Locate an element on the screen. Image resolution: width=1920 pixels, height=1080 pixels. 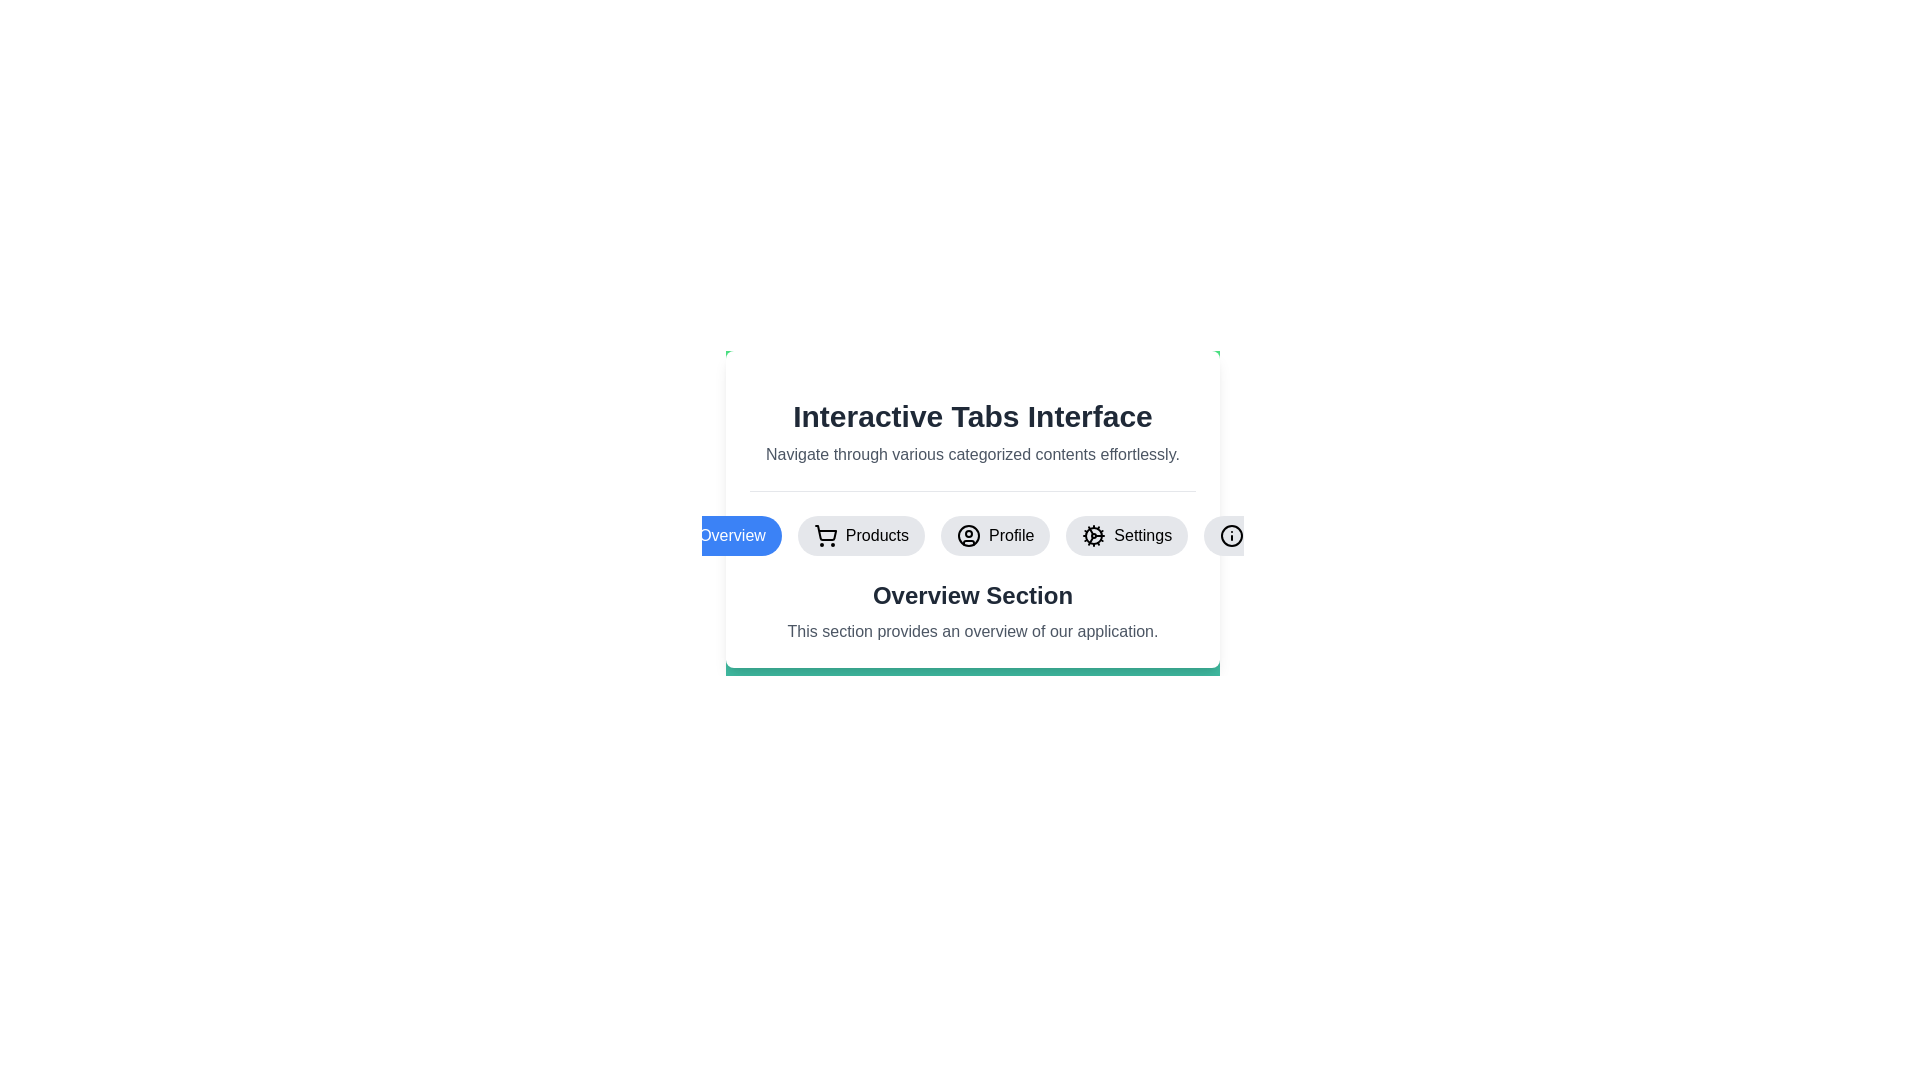
the Text header located at the upper-center of the interface, which serves as the title for the application’s primary feature is located at coordinates (973, 415).